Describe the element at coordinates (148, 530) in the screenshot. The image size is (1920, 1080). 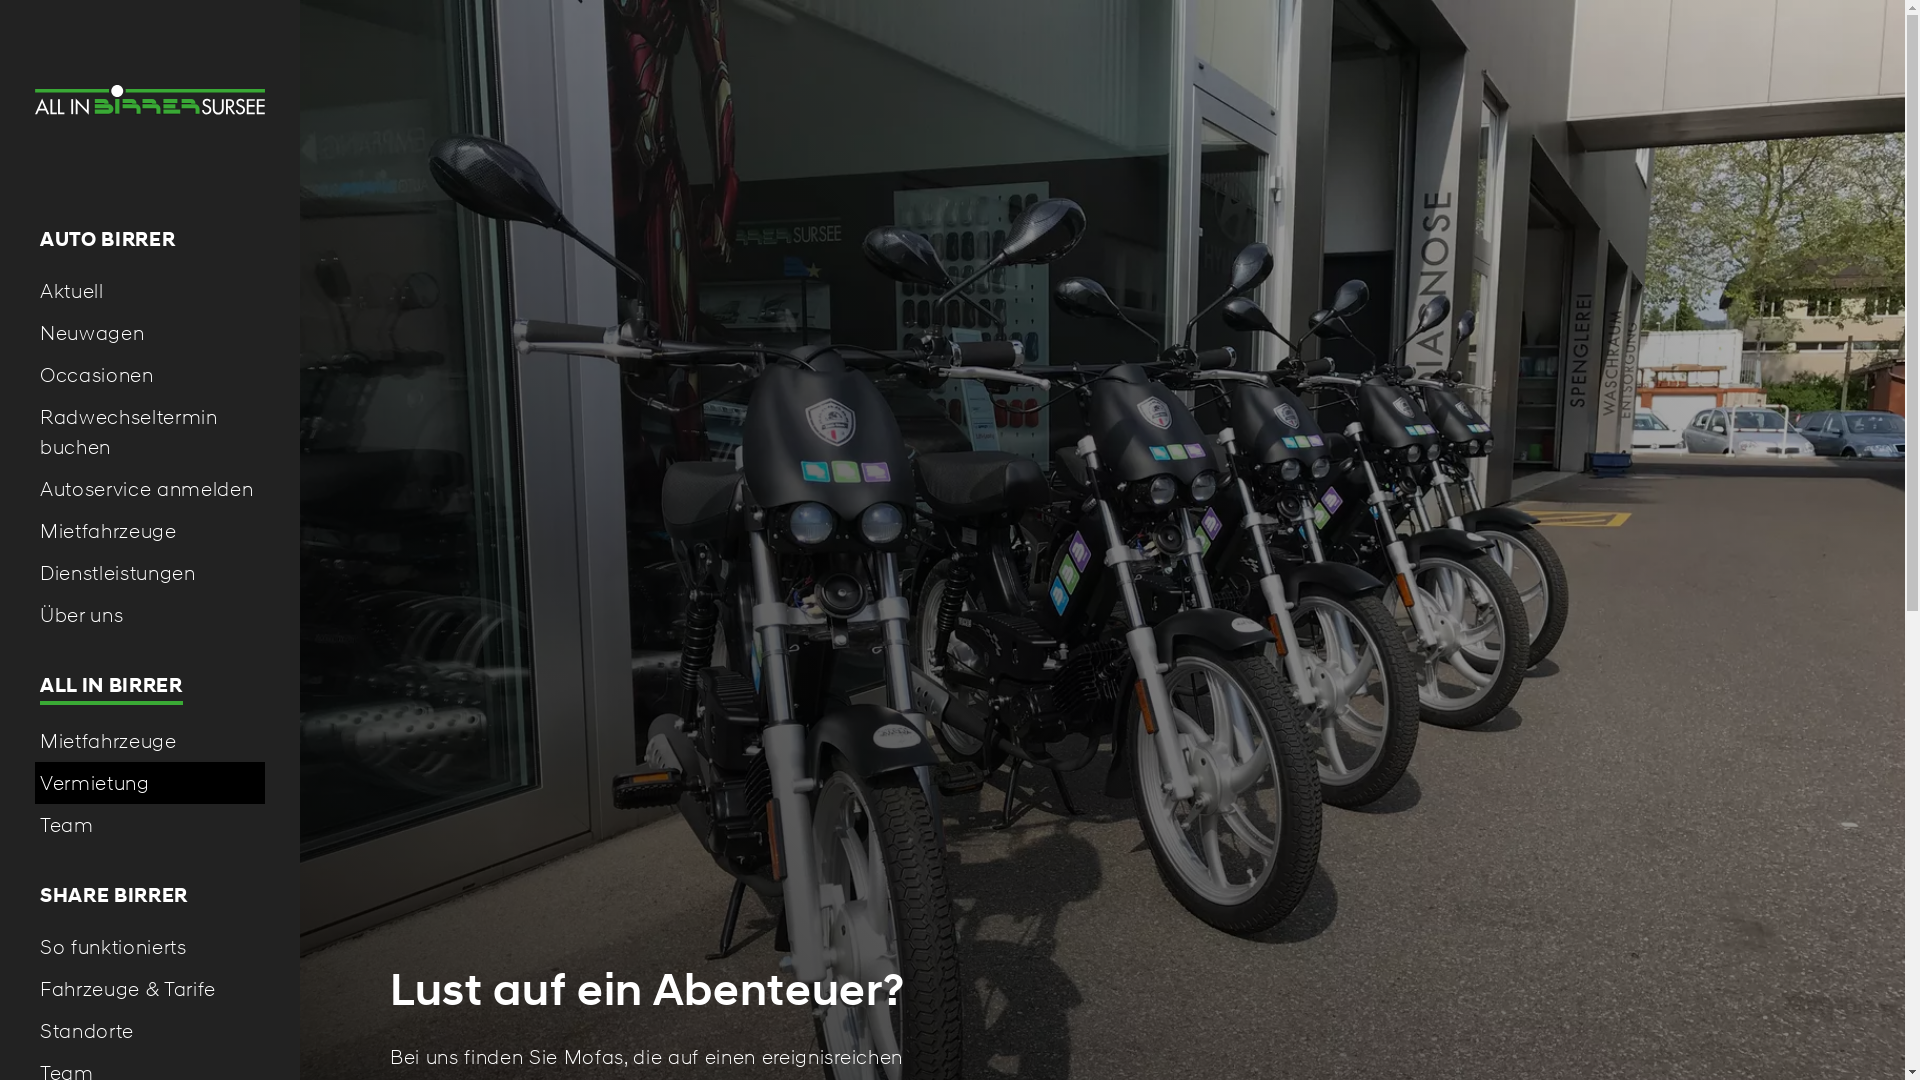
I see `'Mietfahrzeuge'` at that location.